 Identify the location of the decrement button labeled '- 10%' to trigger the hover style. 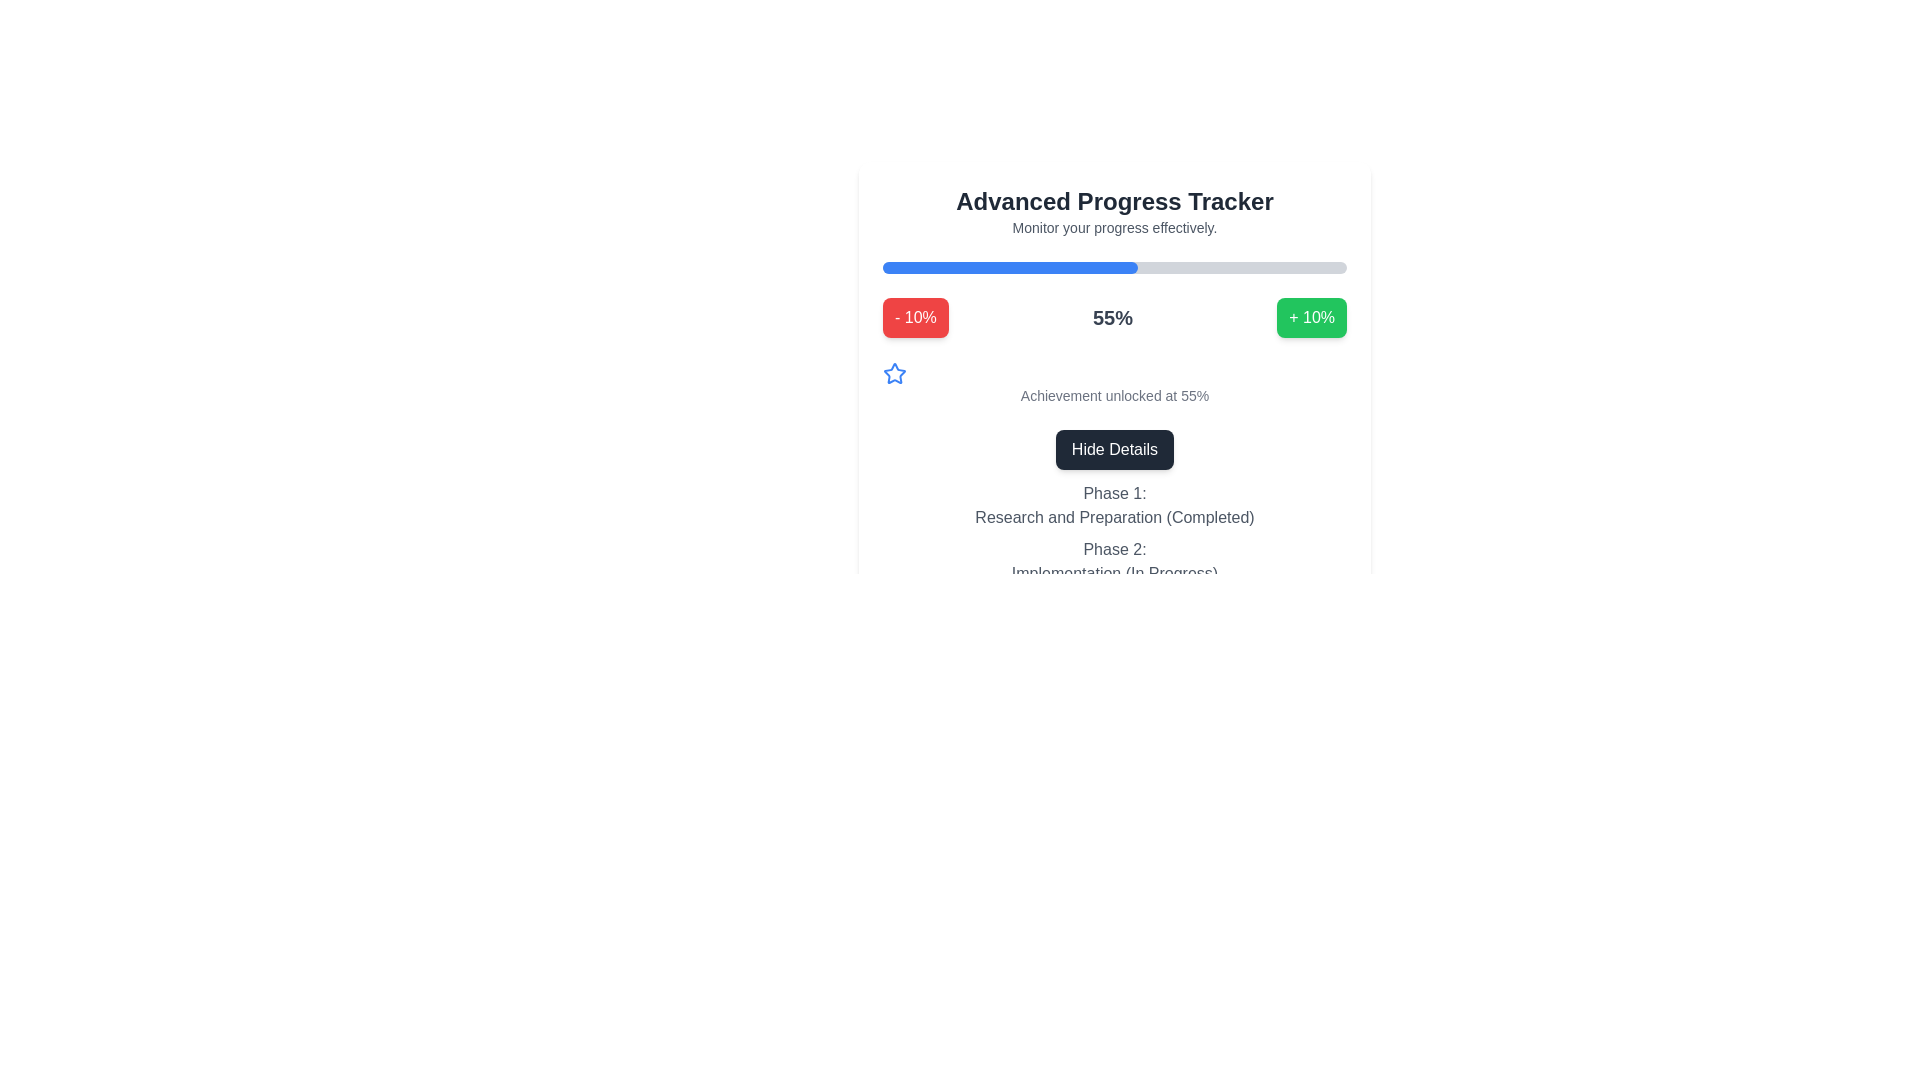
(914, 316).